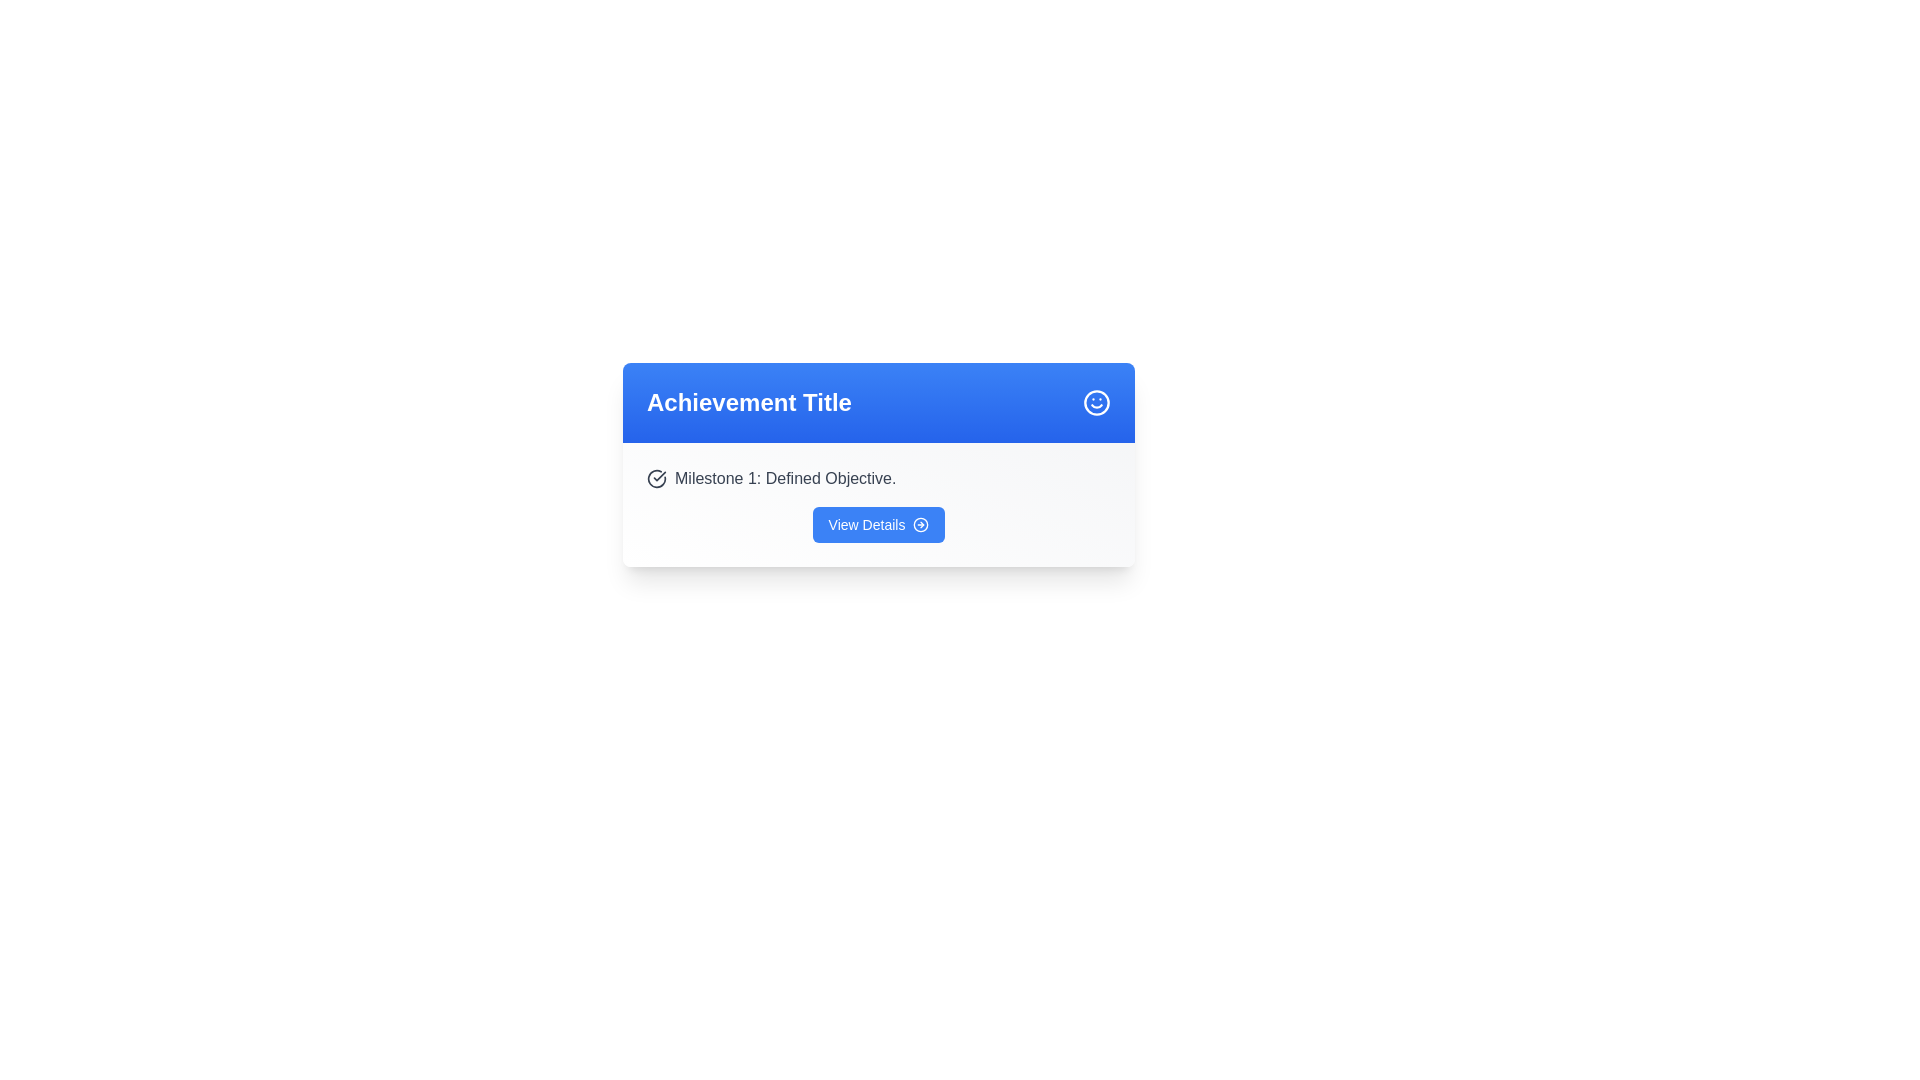 The image size is (1920, 1080). Describe the element at coordinates (920, 523) in the screenshot. I see `the blue circular SVG element located inside the rightward-pointing arrow icon, which is positioned to the right of the 'View Details' button` at that location.